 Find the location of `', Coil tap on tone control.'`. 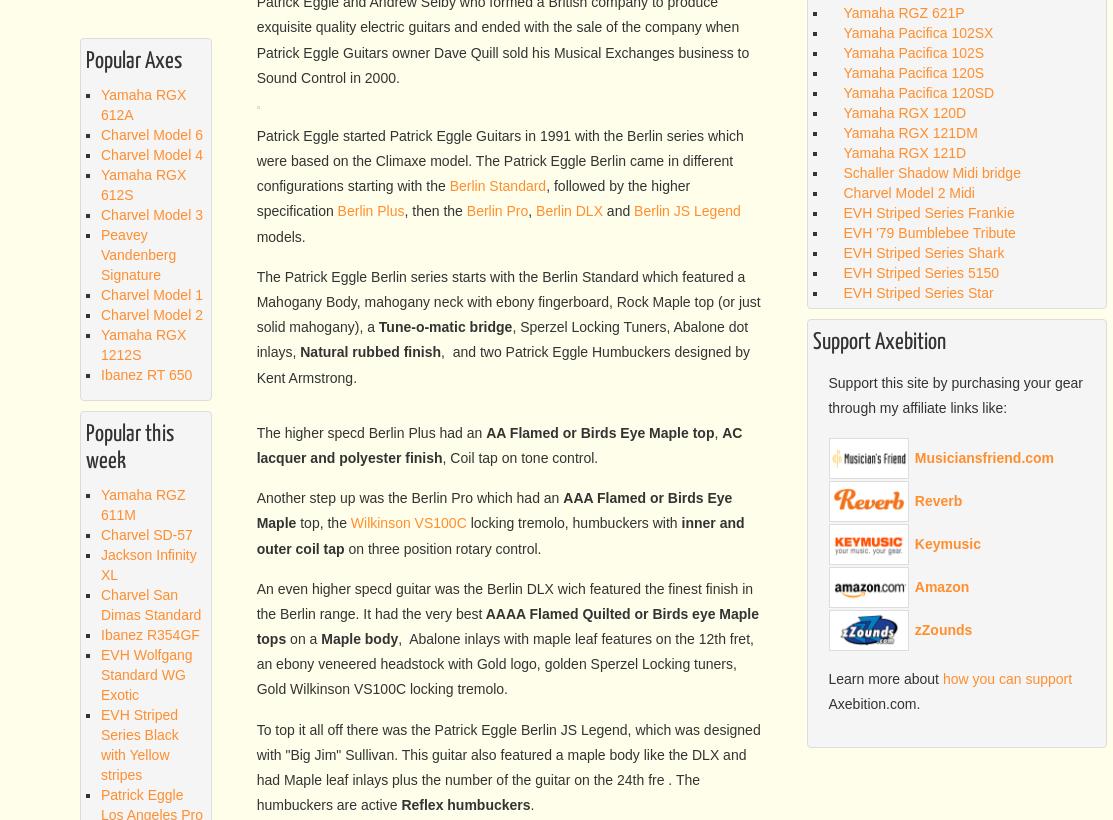

', Coil tap on tone control.' is located at coordinates (519, 746).